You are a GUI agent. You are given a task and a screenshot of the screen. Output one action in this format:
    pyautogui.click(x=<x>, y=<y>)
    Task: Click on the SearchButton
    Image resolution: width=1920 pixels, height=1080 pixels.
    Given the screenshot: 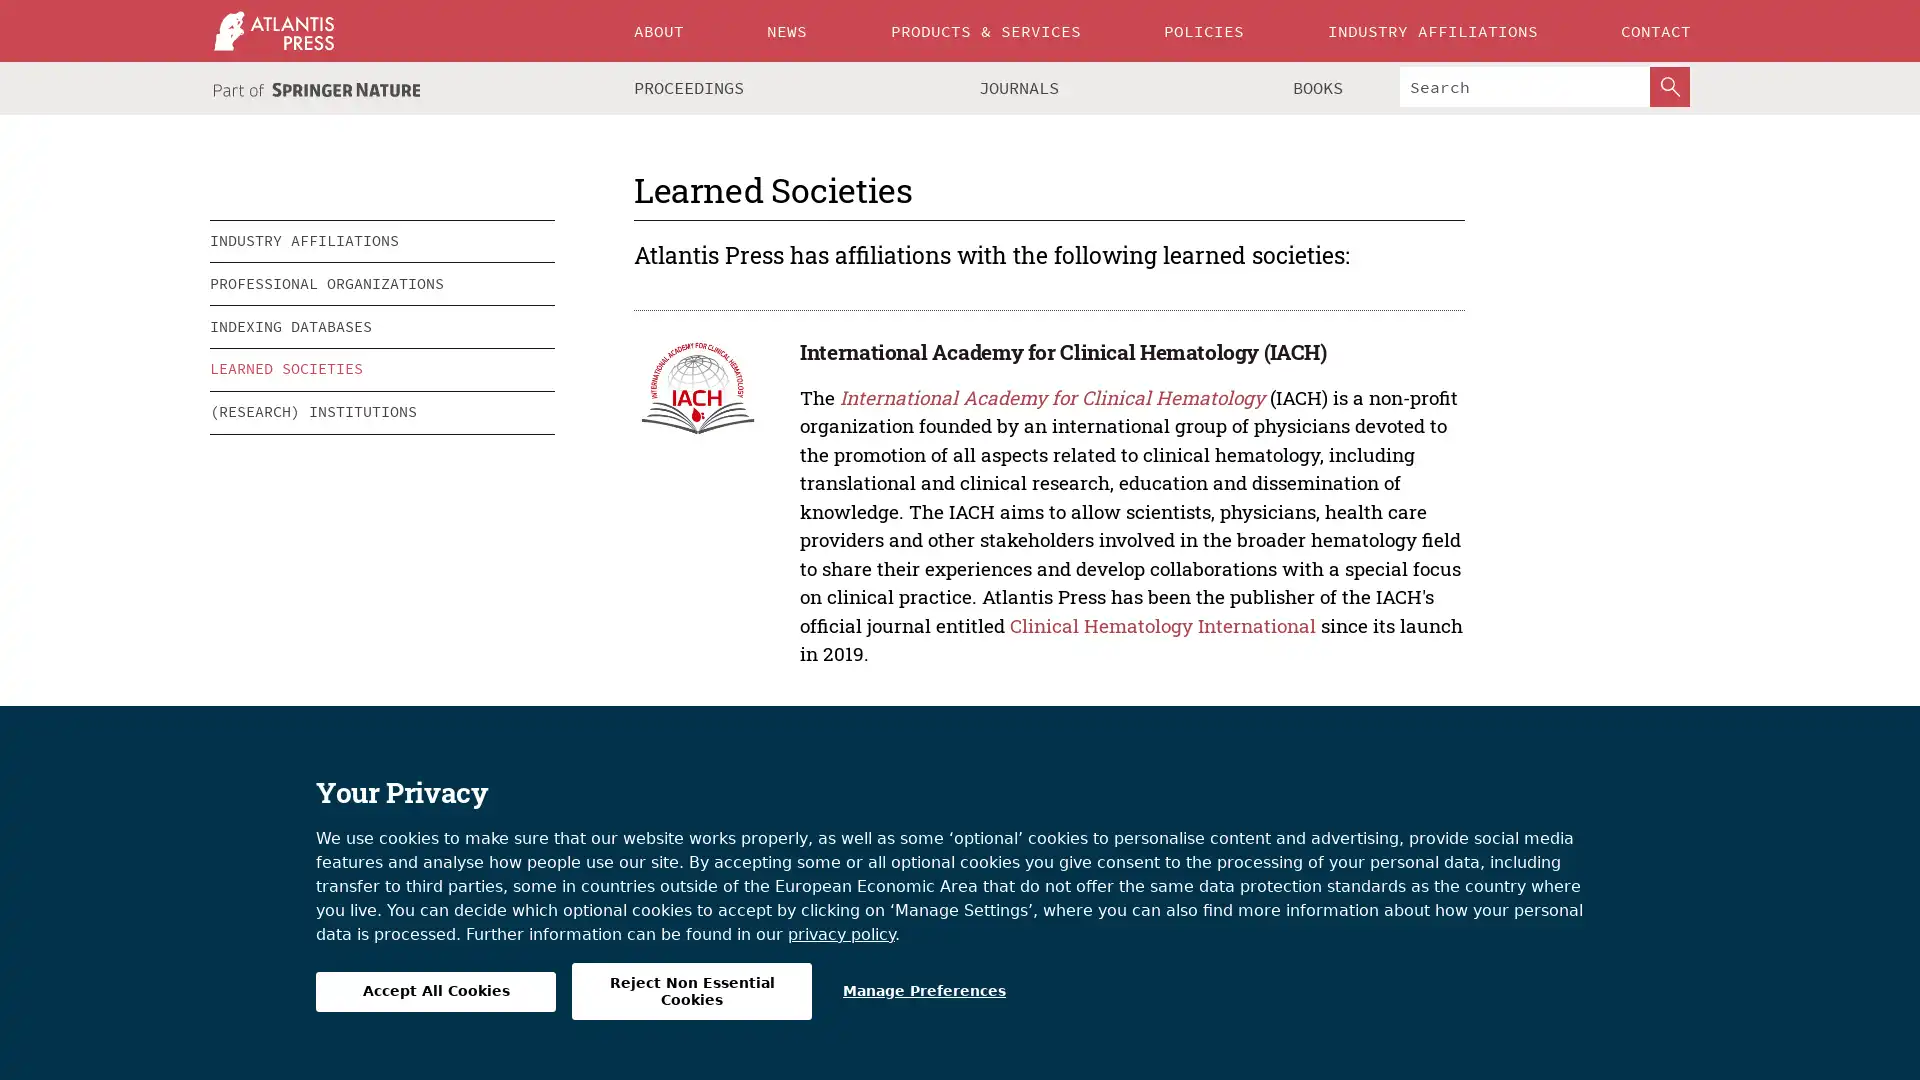 What is the action you would take?
    pyautogui.click(x=1670, y=86)
    